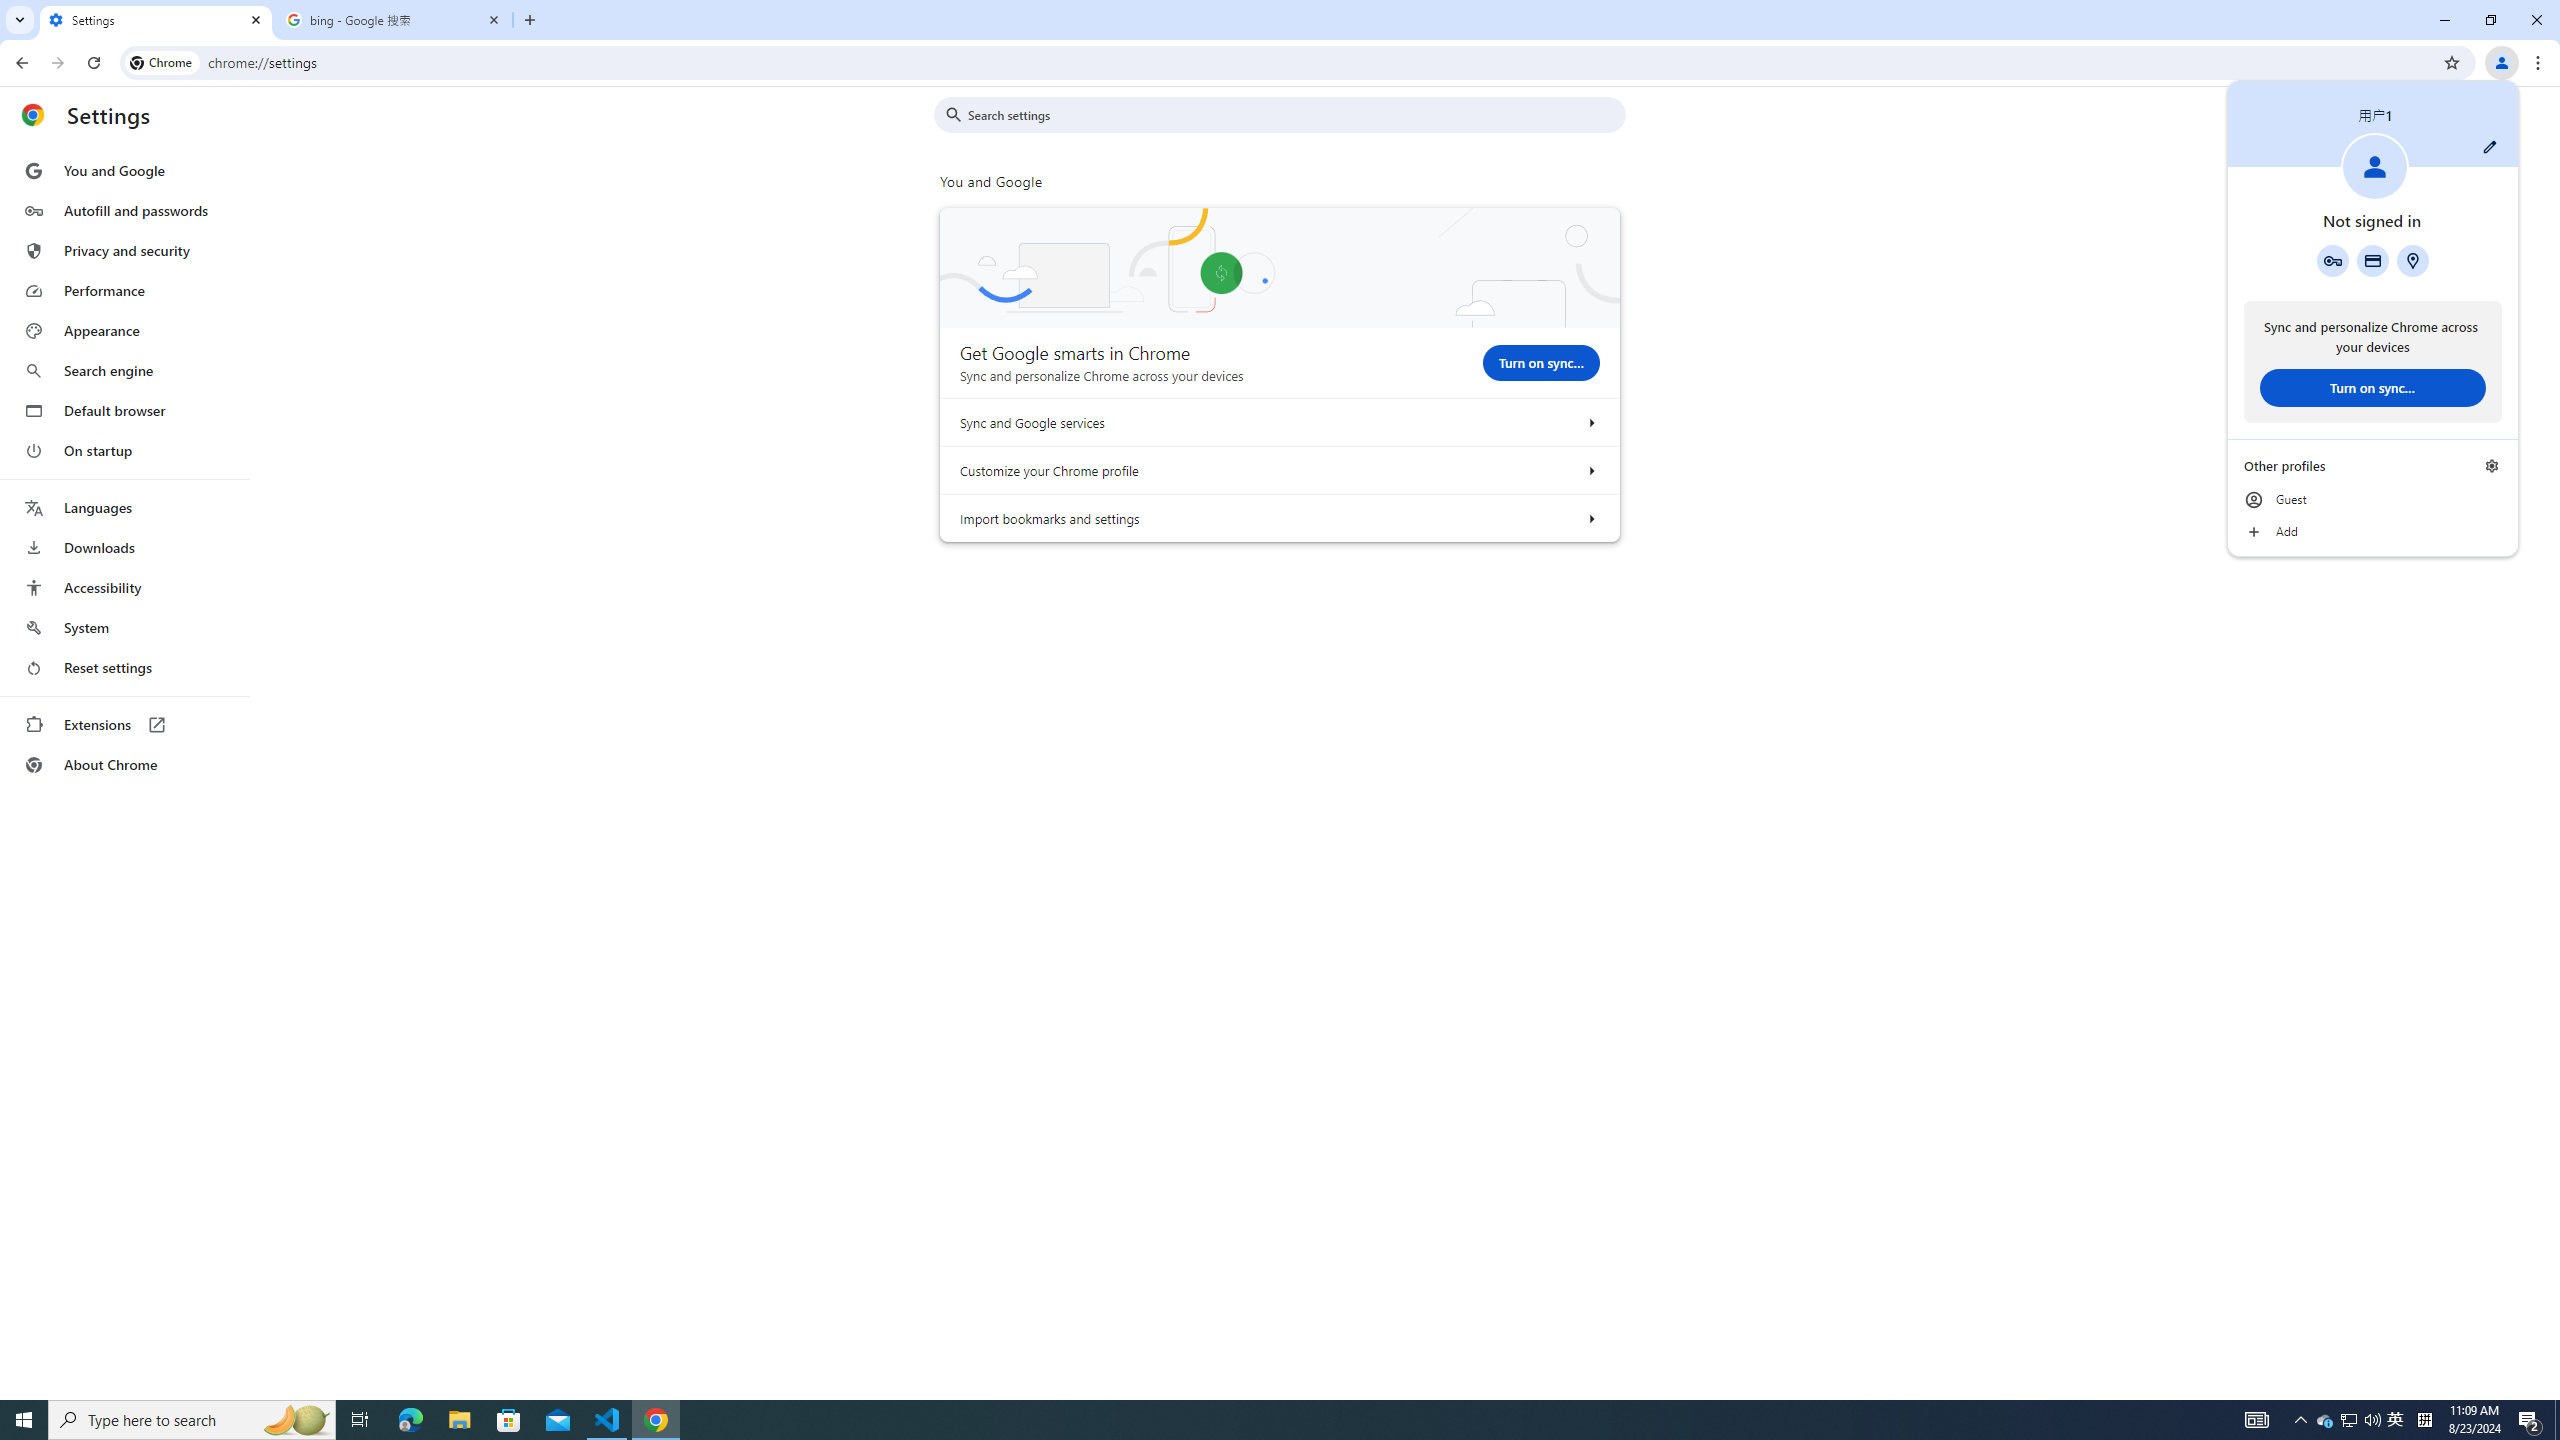  Describe the element at coordinates (2424, 1418) in the screenshot. I see `'Tray Input Indicator - Chinese (Simplified, China)'` at that location.